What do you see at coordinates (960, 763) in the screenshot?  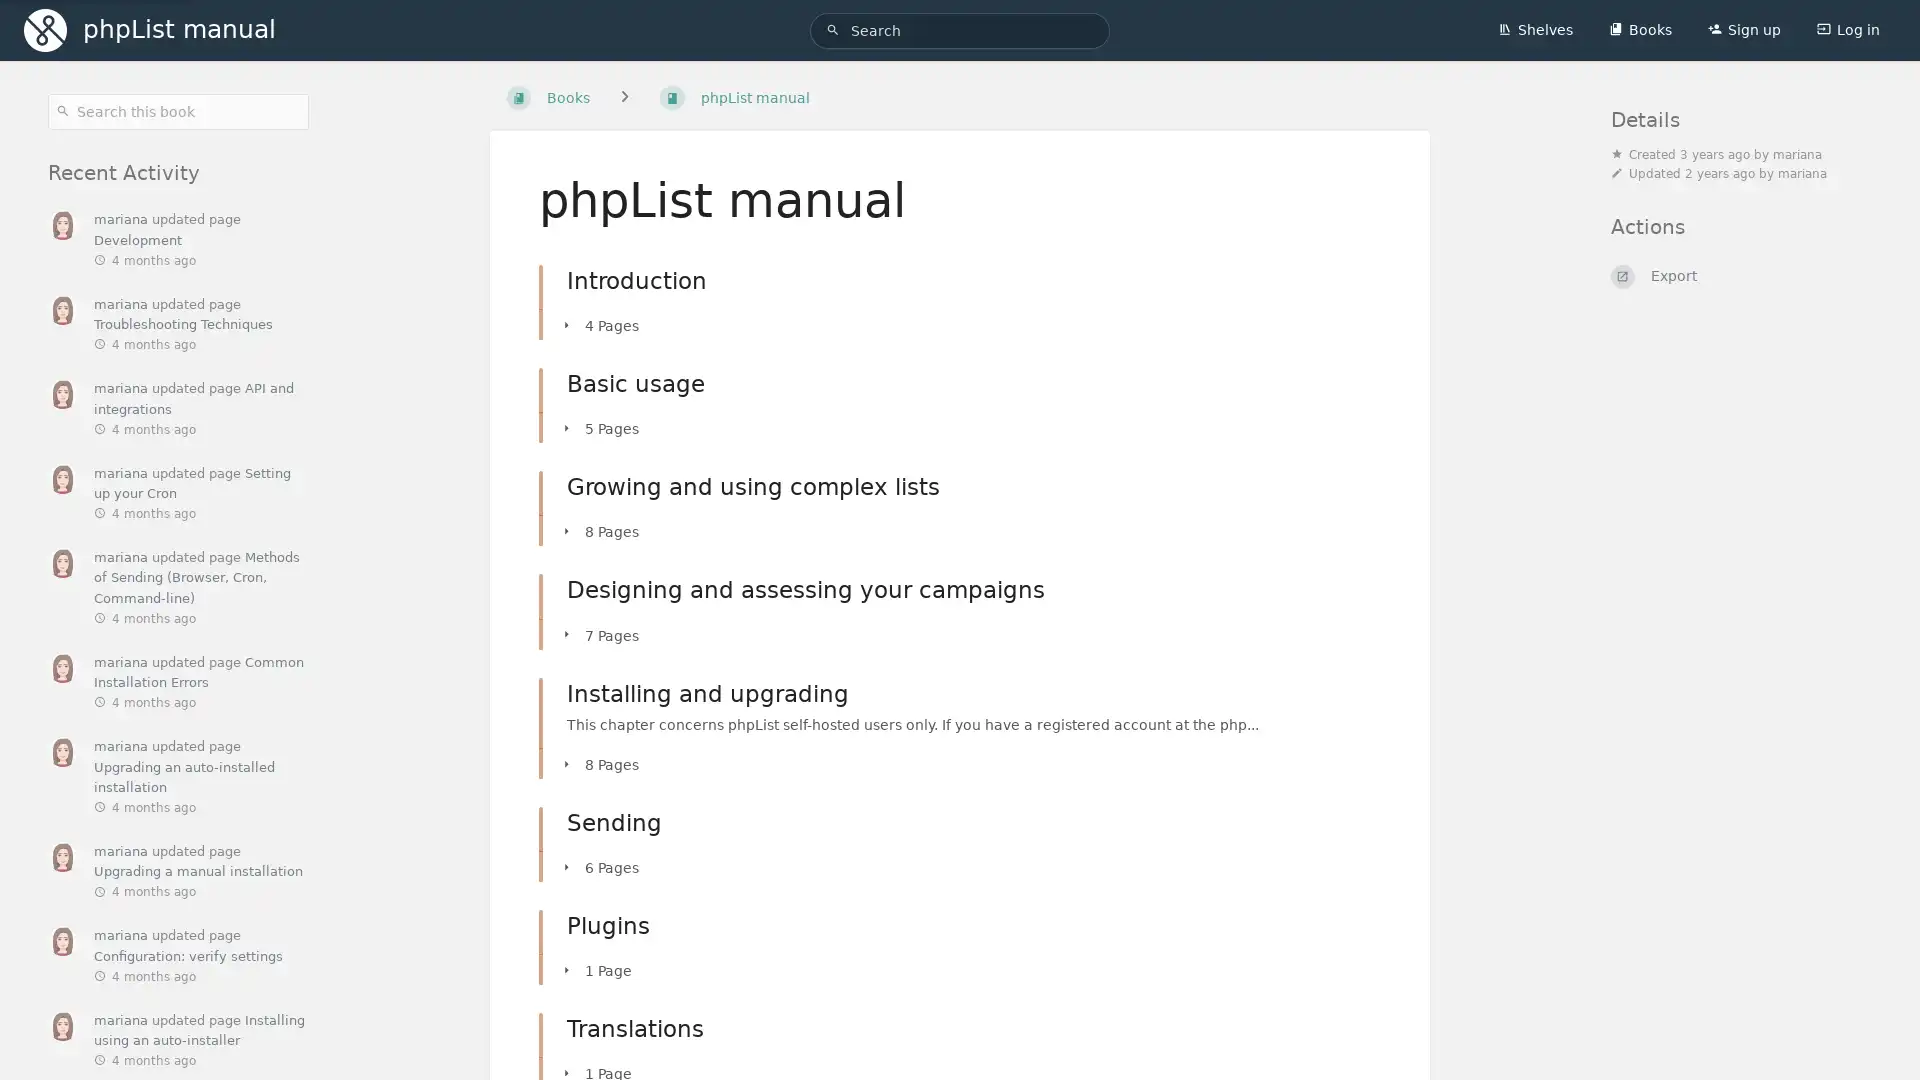 I see `8 Pages` at bounding box center [960, 763].